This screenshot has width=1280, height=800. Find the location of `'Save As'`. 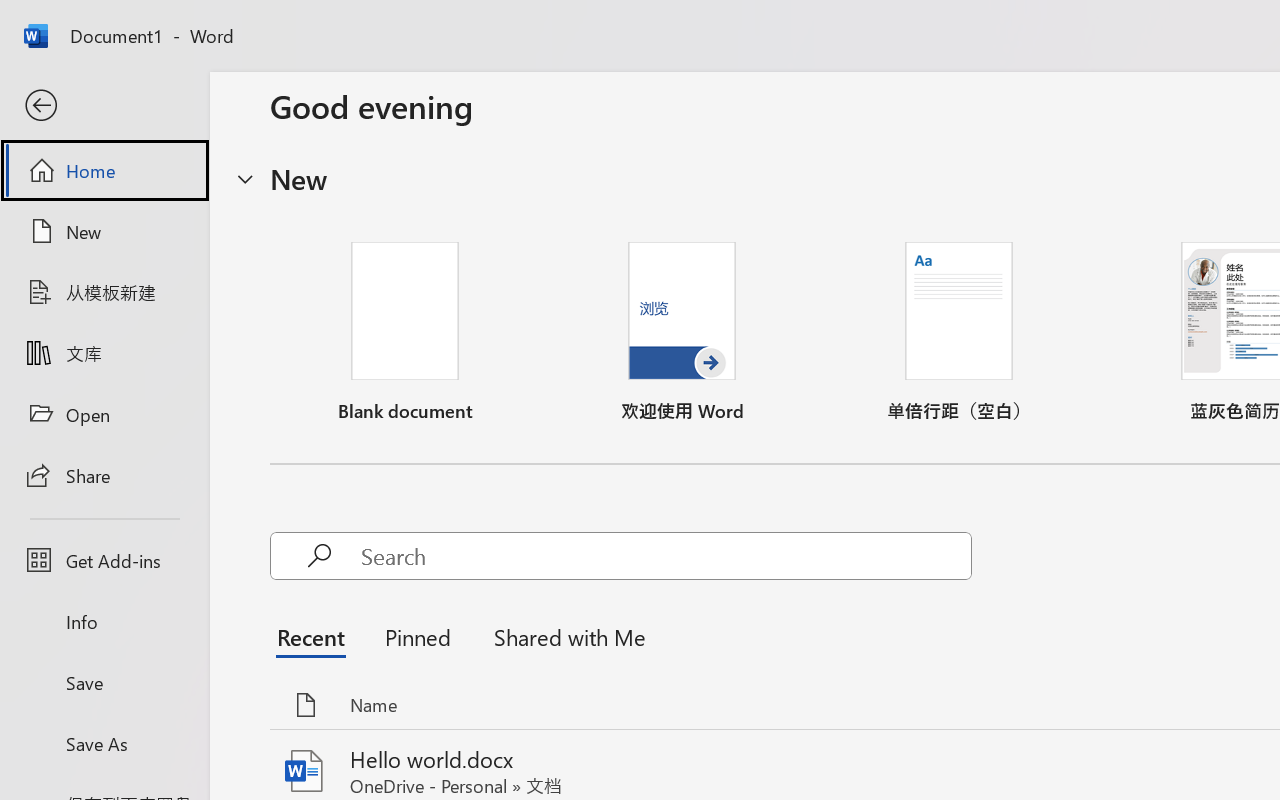

'Save As' is located at coordinates (103, 743).